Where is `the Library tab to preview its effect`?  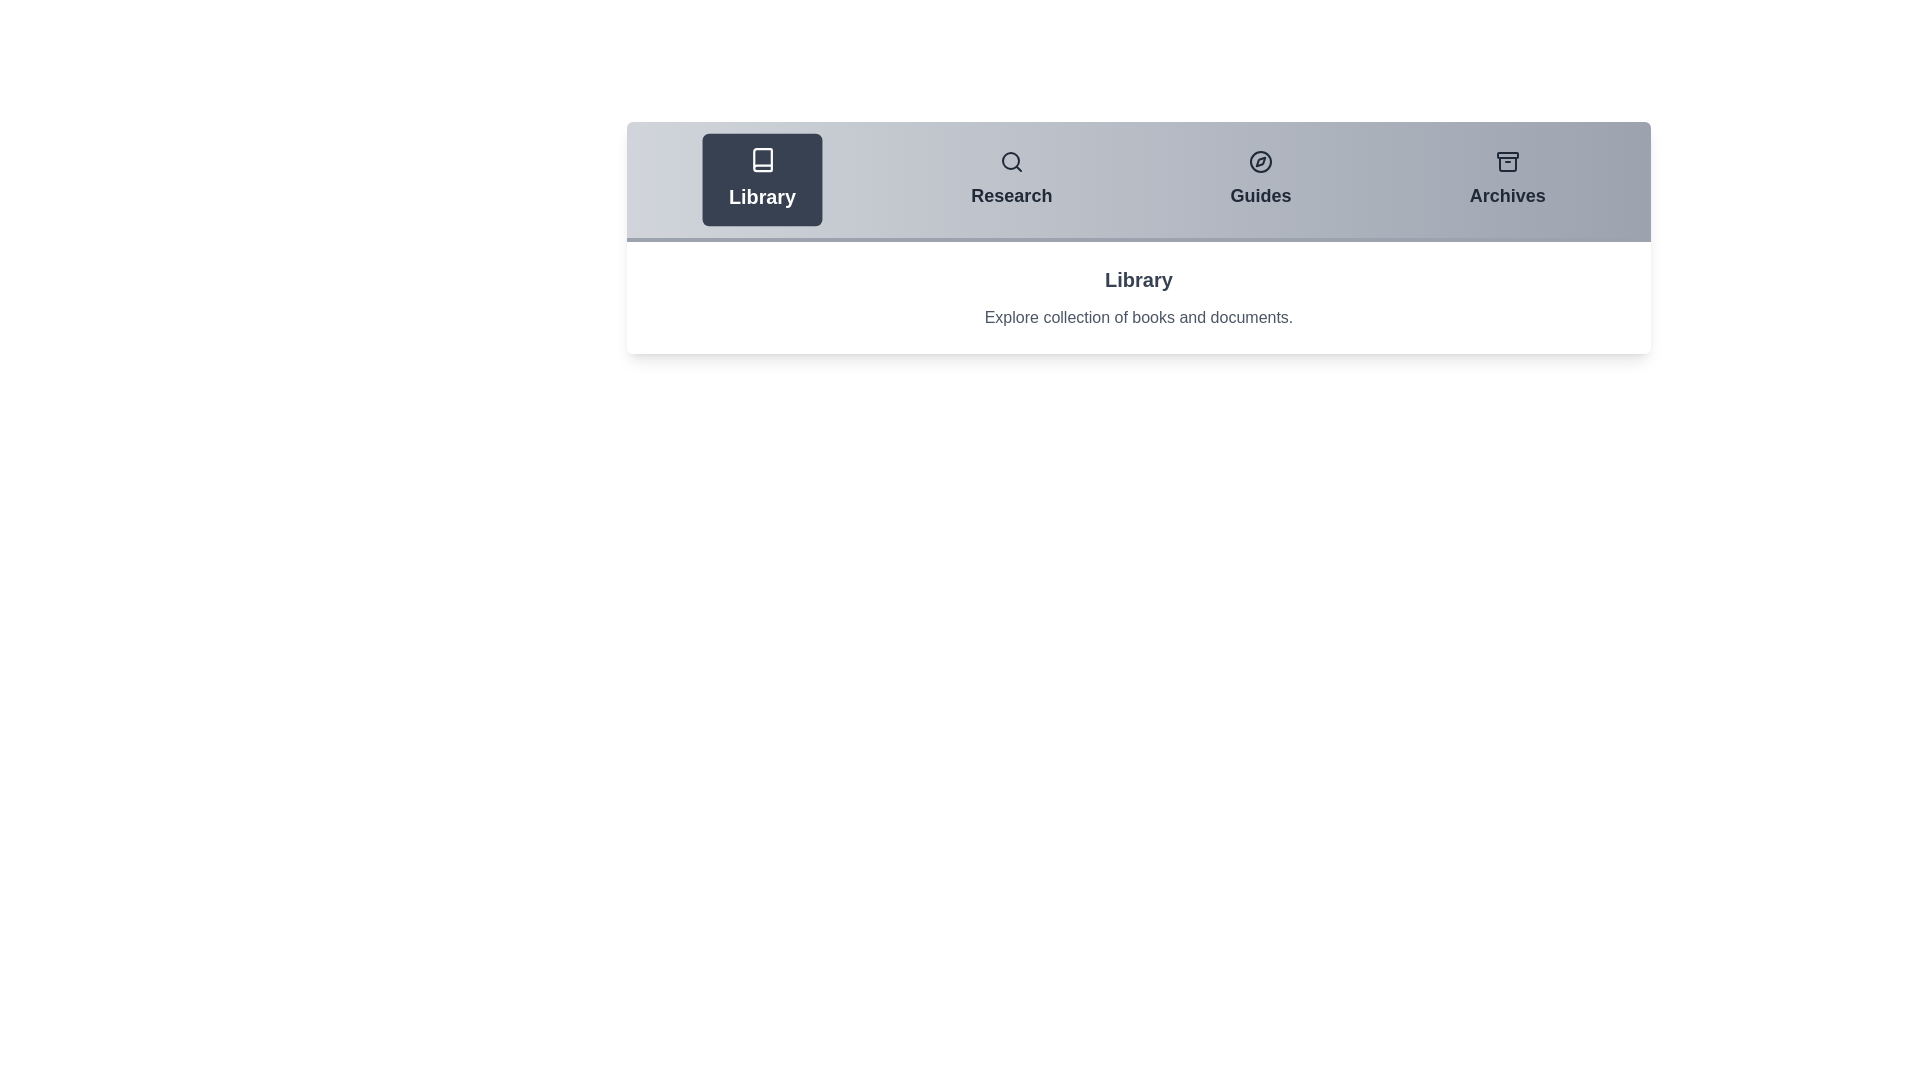 the Library tab to preview its effect is located at coordinates (761, 180).